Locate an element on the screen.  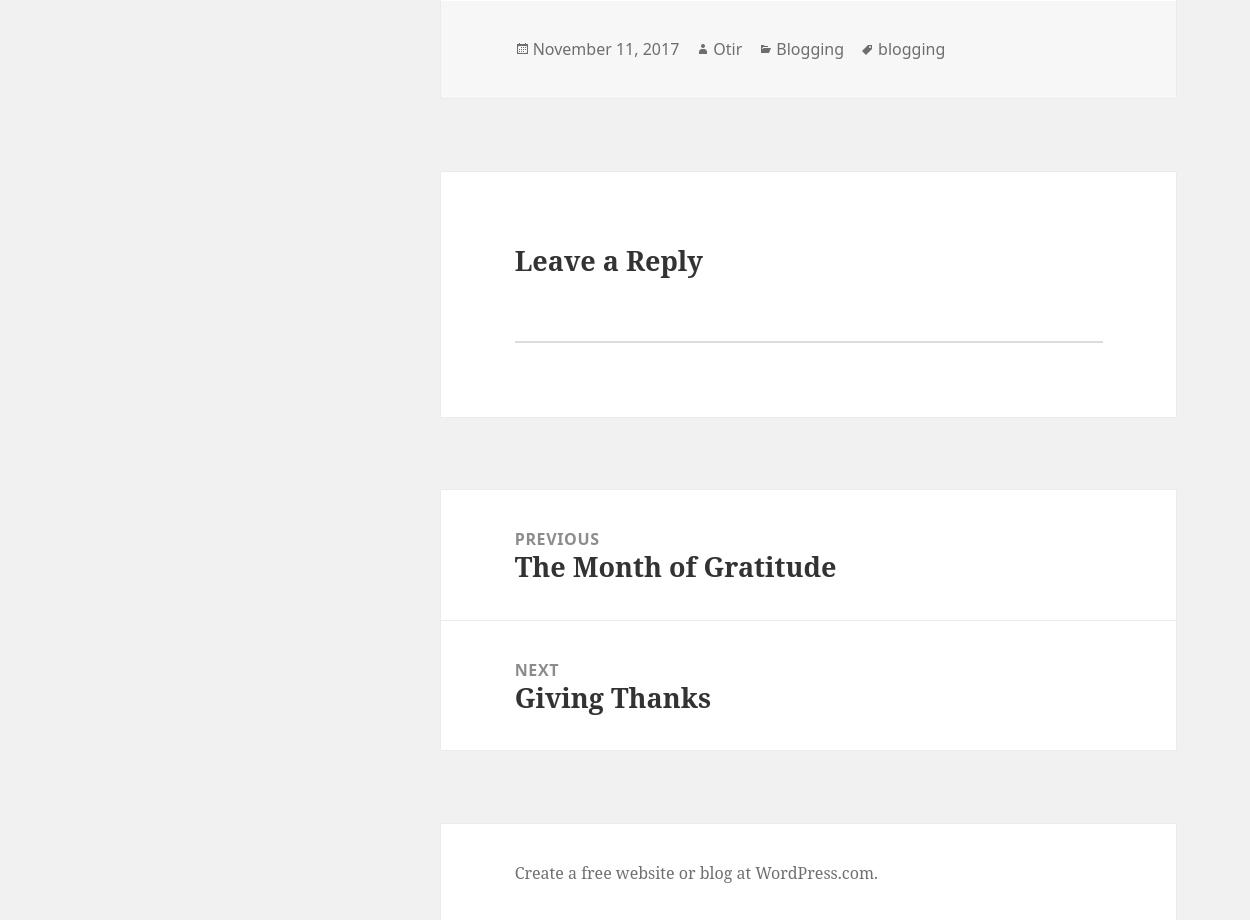
'November 11, 2017' is located at coordinates (532, 49).